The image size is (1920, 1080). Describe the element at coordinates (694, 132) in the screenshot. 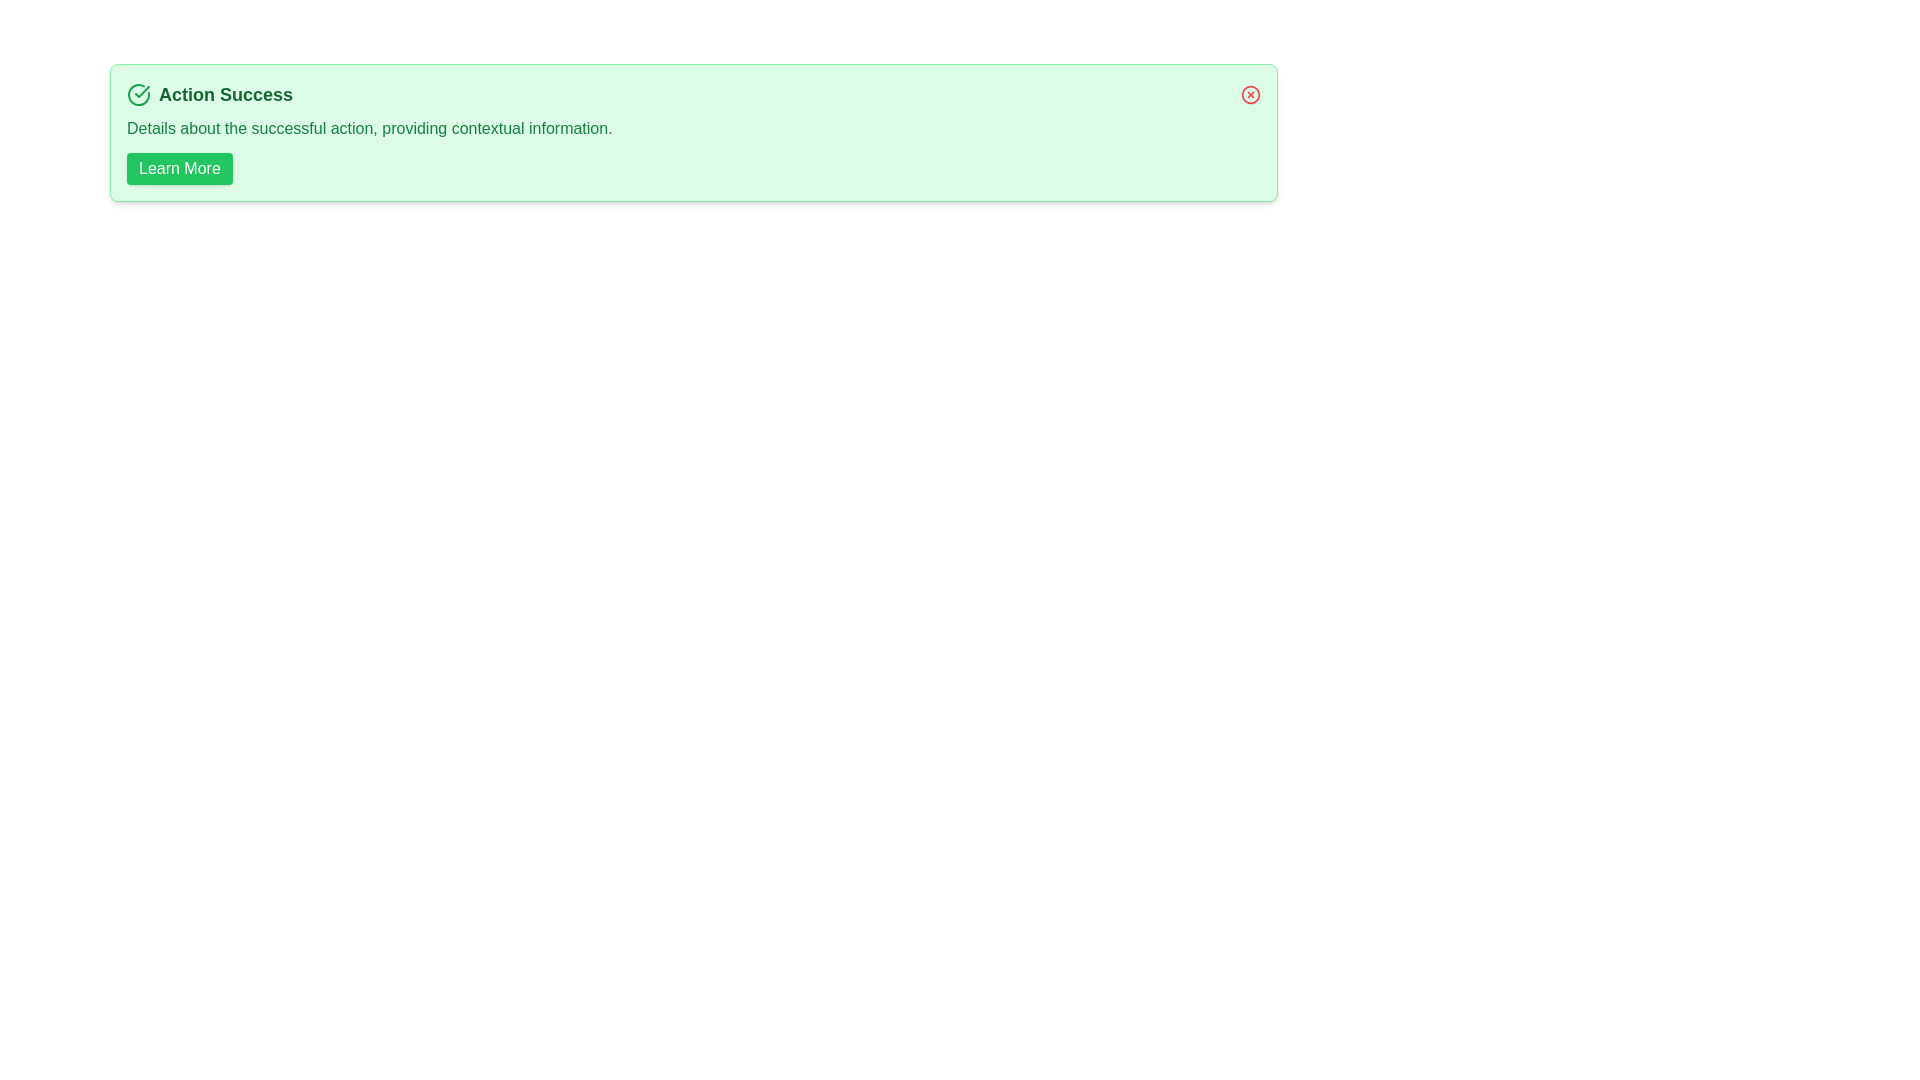

I see `the alert container to enhance accessibility` at that location.